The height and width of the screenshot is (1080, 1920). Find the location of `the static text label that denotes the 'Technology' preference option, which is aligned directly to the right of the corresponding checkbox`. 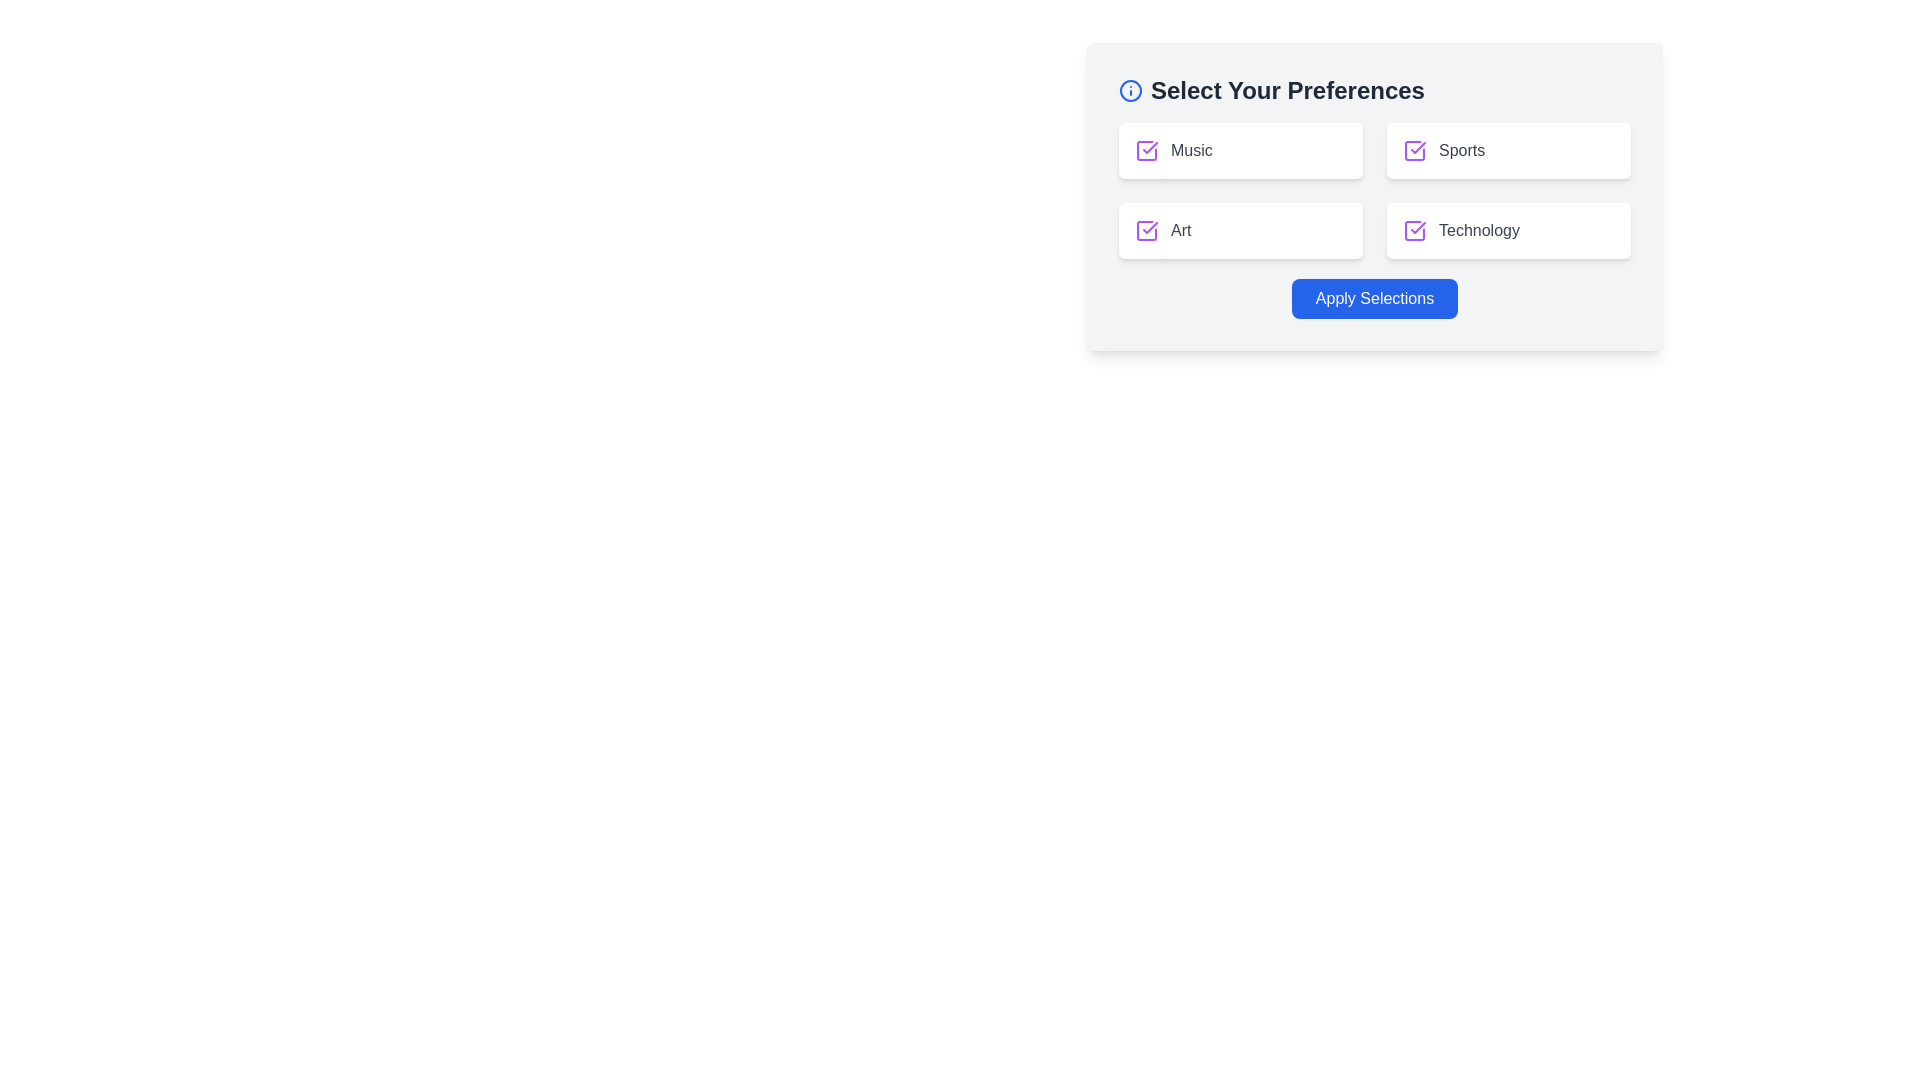

the static text label that denotes the 'Technology' preference option, which is aligned directly to the right of the corresponding checkbox is located at coordinates (1479, 230).